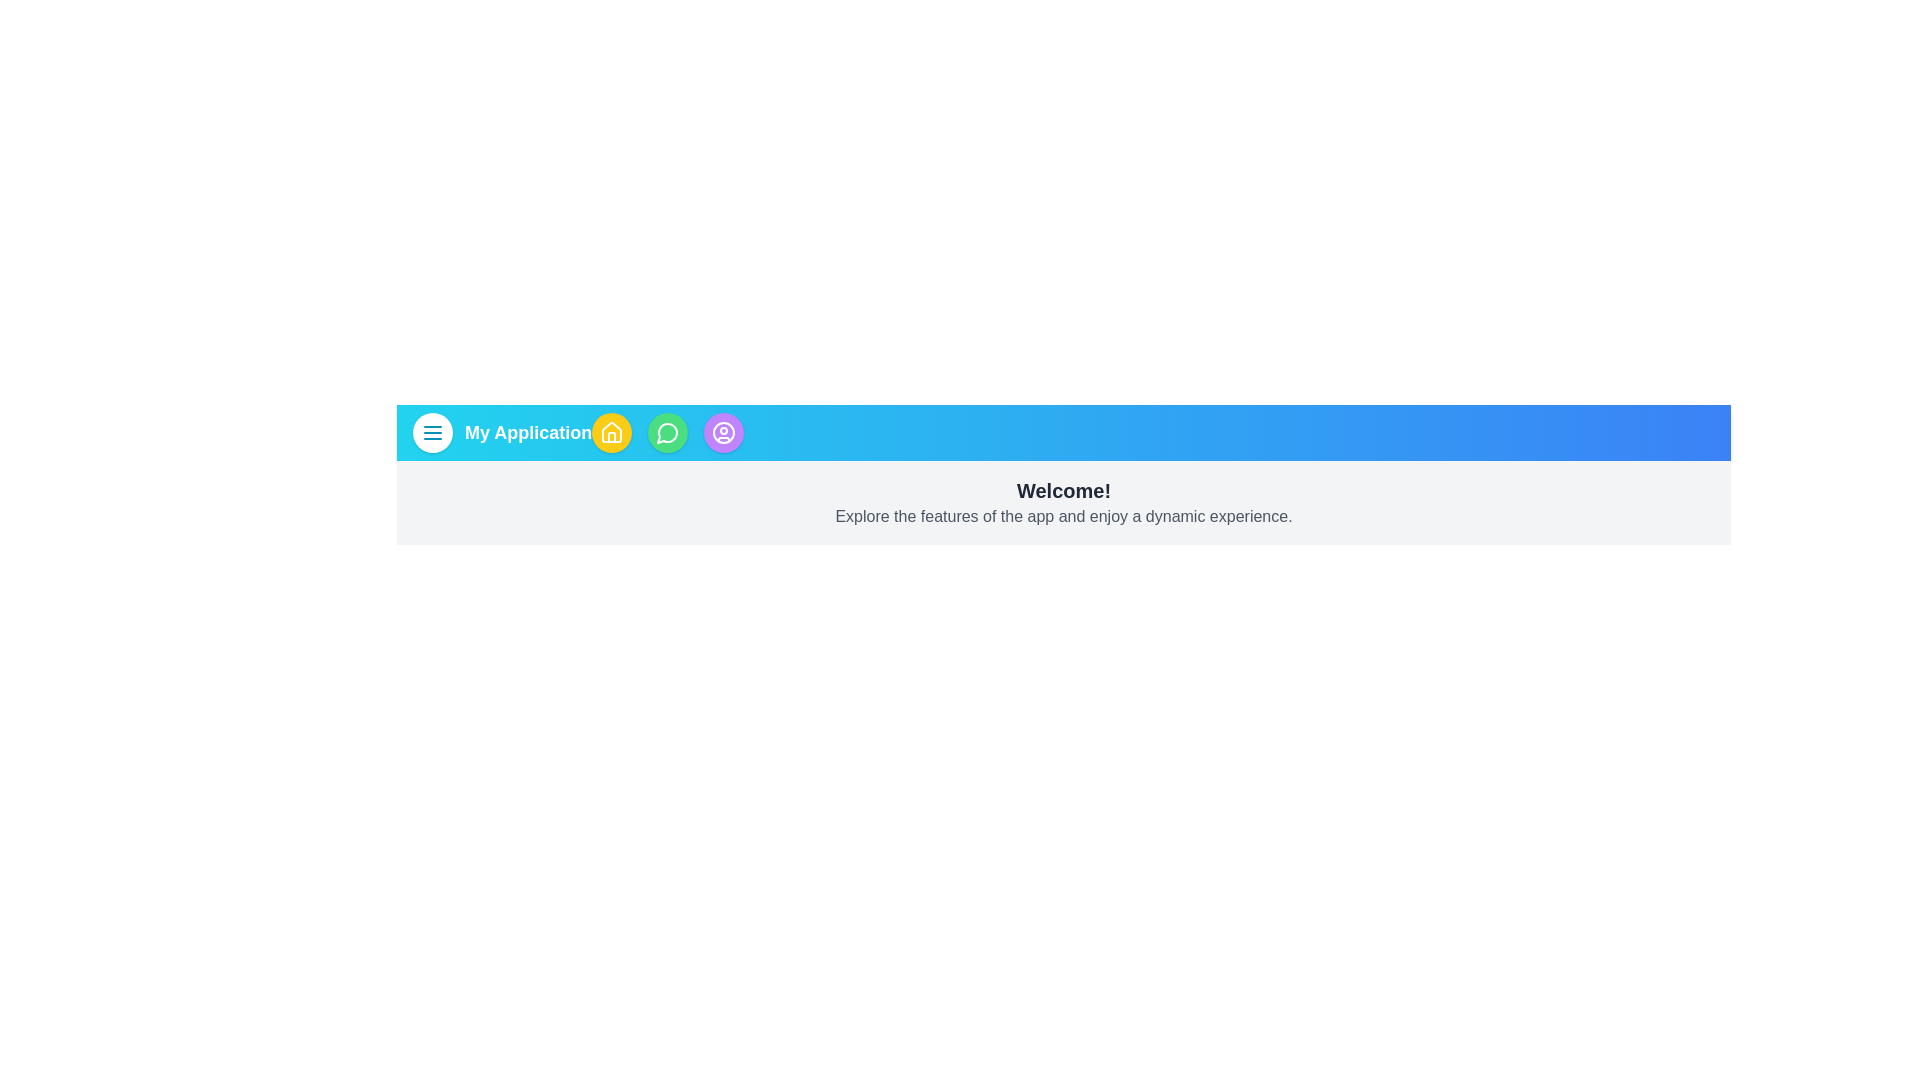 The width and height of the screenshot is (1920, 1080). Describe the element at coordinates (431, 431) in the screenshot. I see `the menu button located at the top-left corner of the navigation bar` at that location.